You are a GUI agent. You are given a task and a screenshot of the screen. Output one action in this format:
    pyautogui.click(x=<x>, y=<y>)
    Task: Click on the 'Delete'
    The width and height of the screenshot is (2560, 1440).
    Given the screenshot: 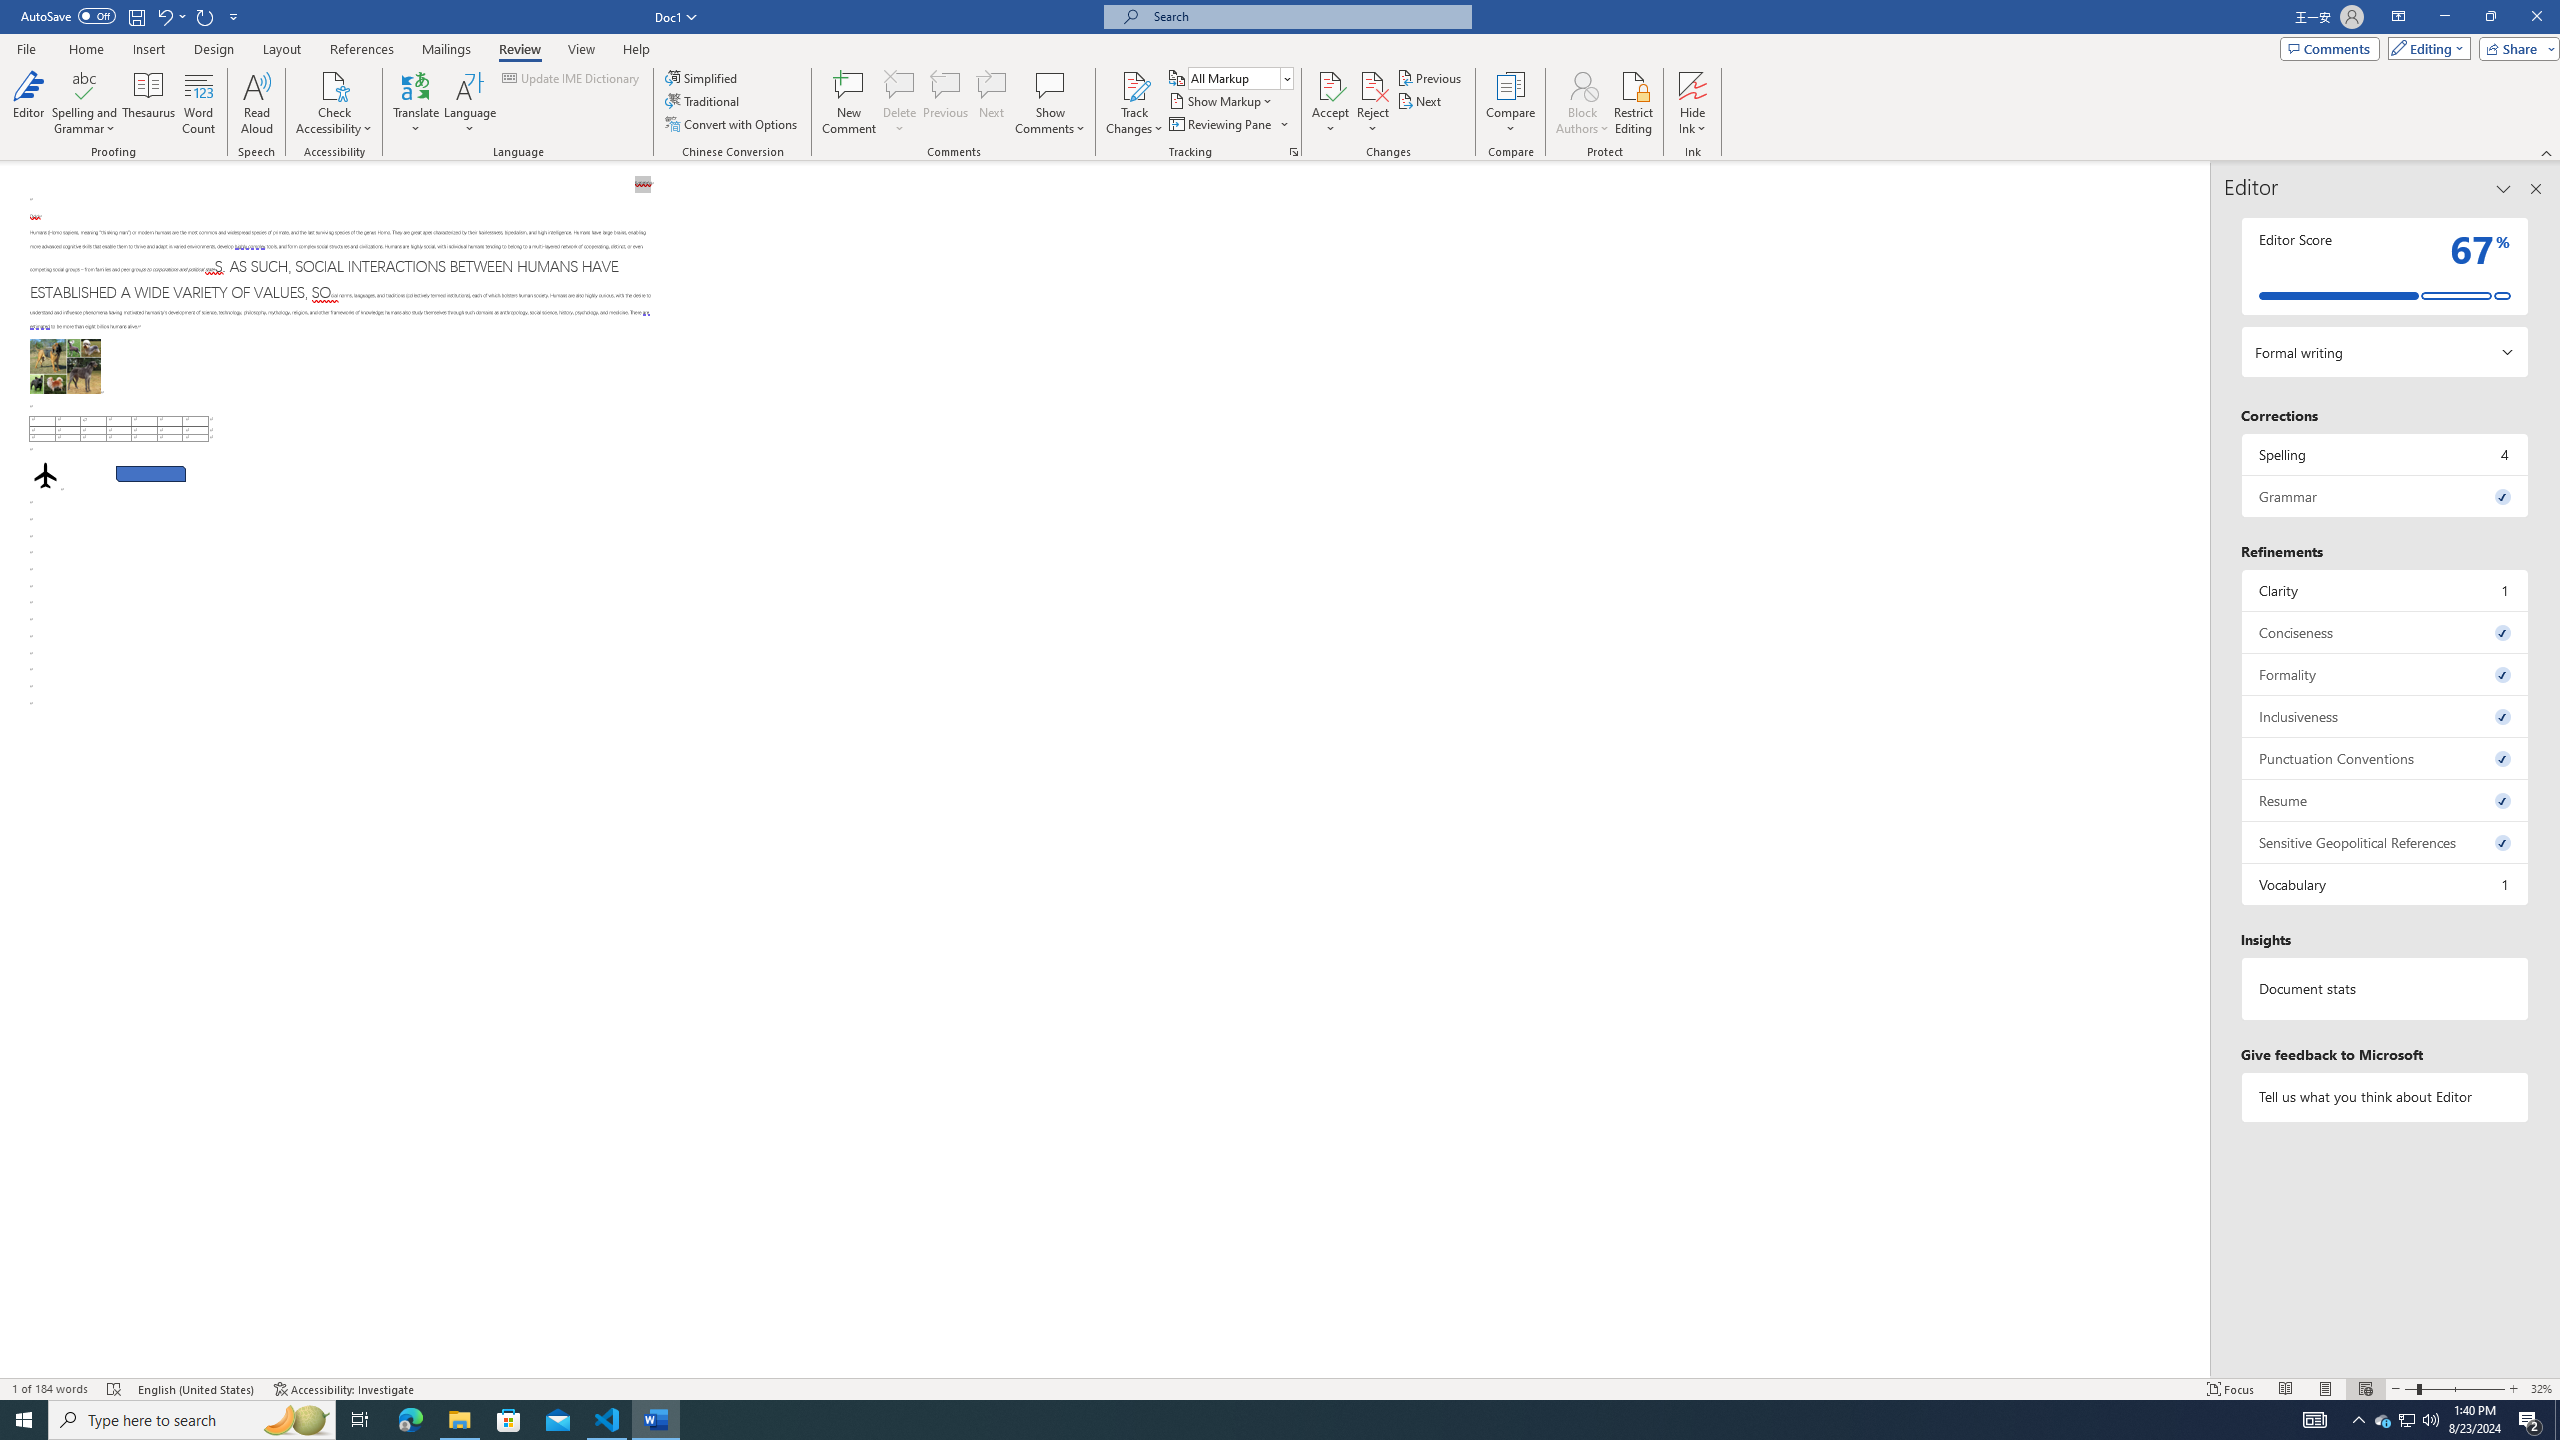 What is the action you would take?
    pyautogui.click(x=898, y=84)
    